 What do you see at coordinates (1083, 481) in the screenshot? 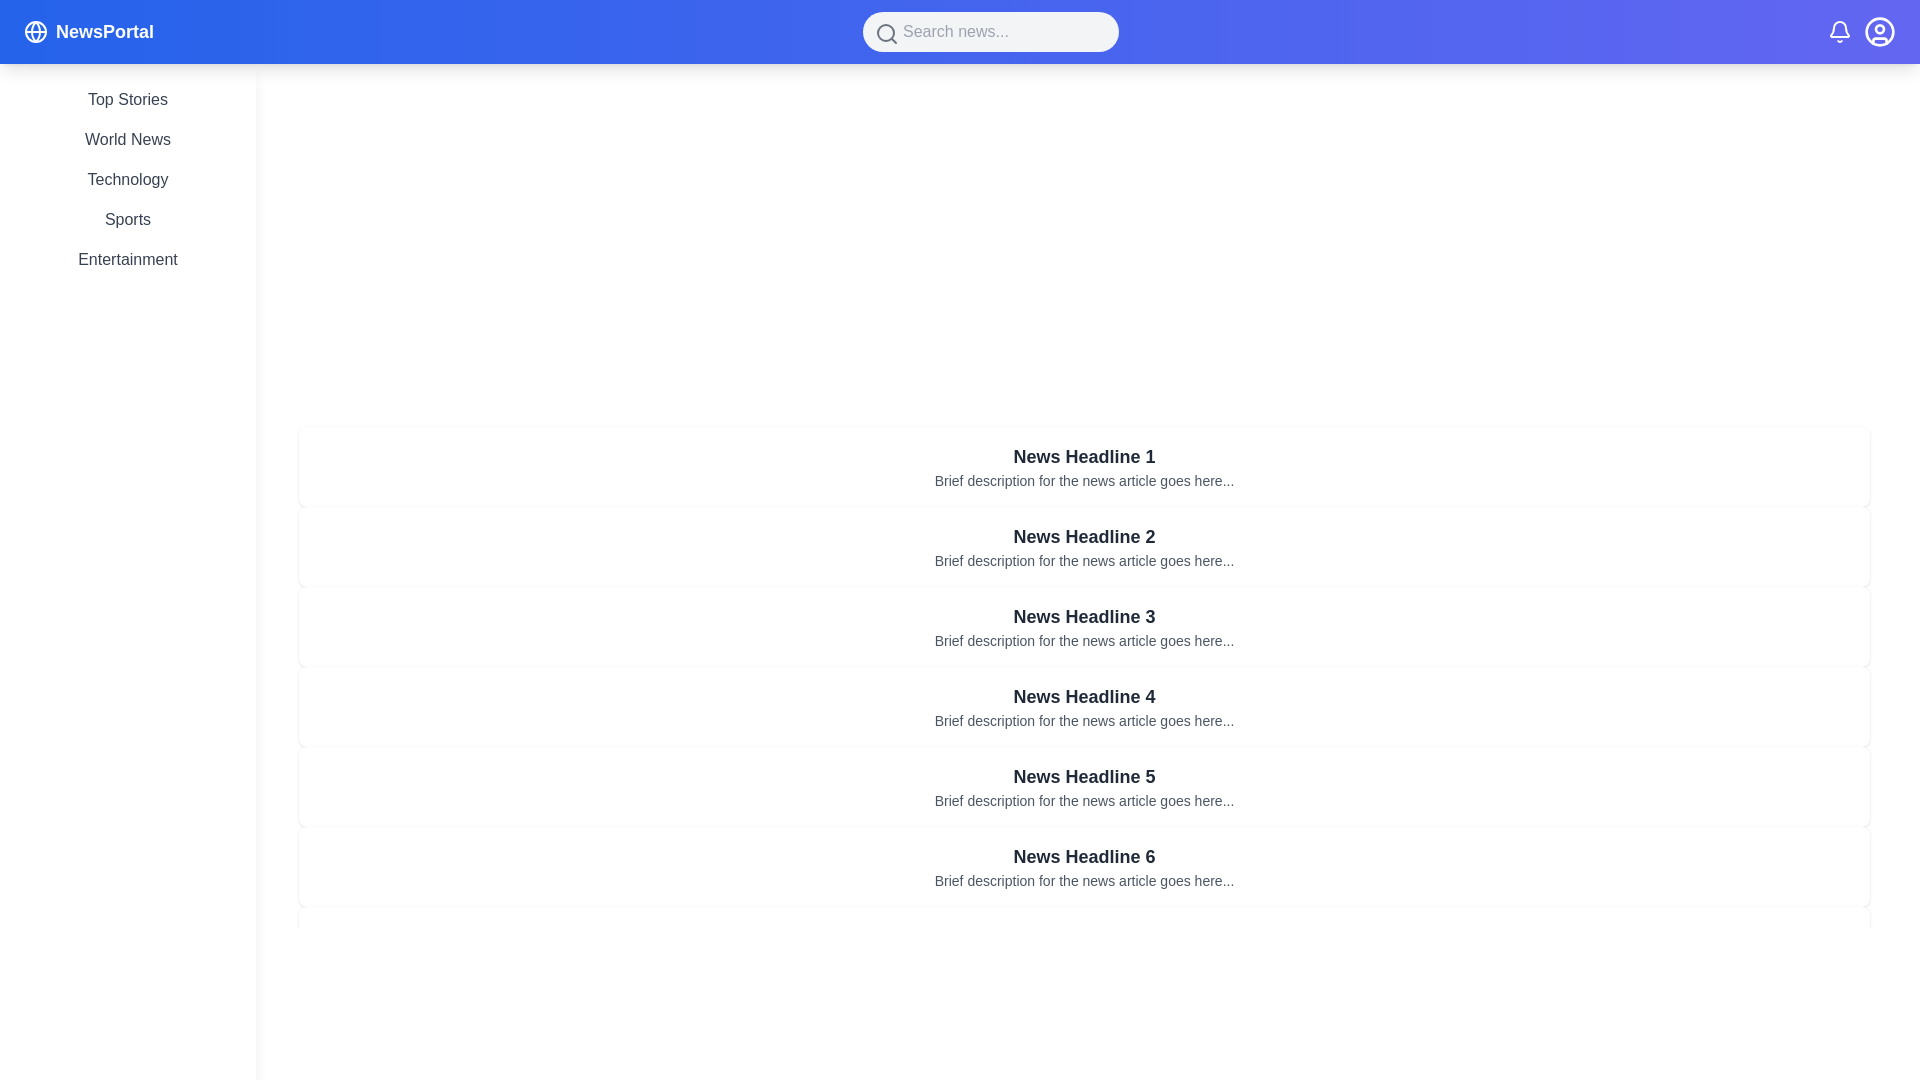
I see `the text snippet styled with a small font size and gray color that reads 'Brief description for the news article goes here...', located beneath the headline 'News Headline 1'` at bounding box center [1083, 481].